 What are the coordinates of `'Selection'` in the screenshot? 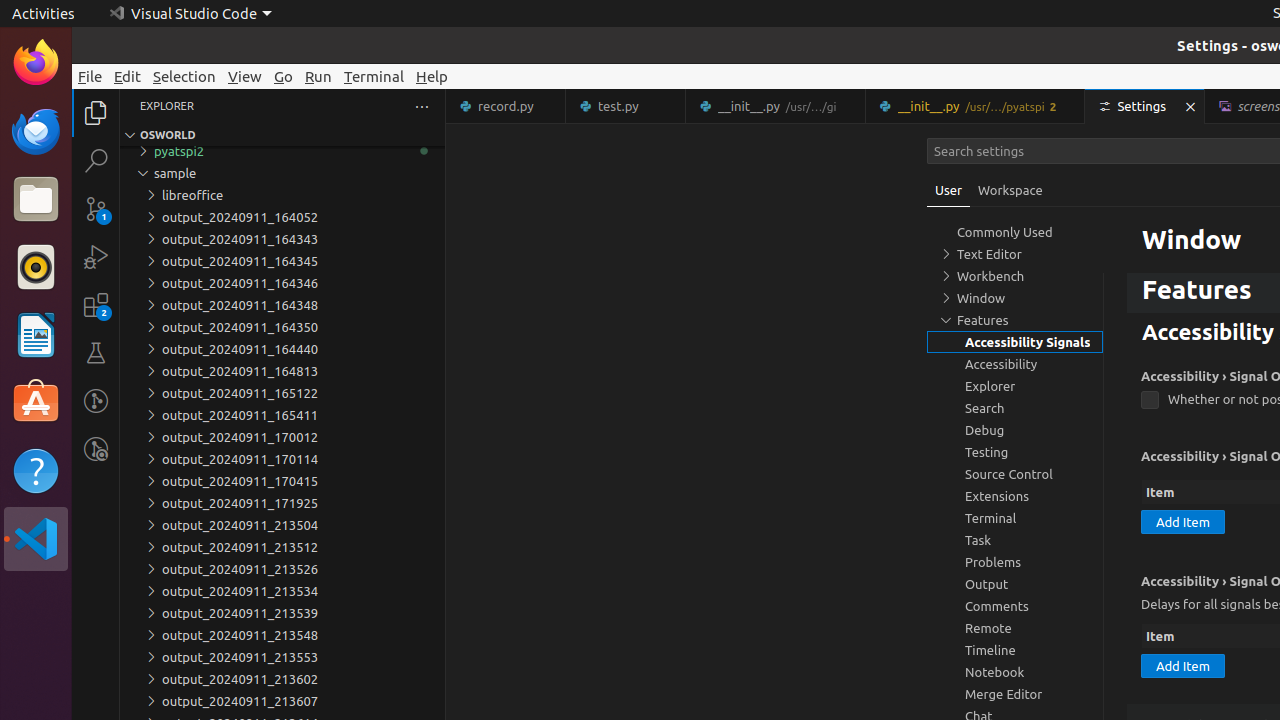 It's located at (184, 75).